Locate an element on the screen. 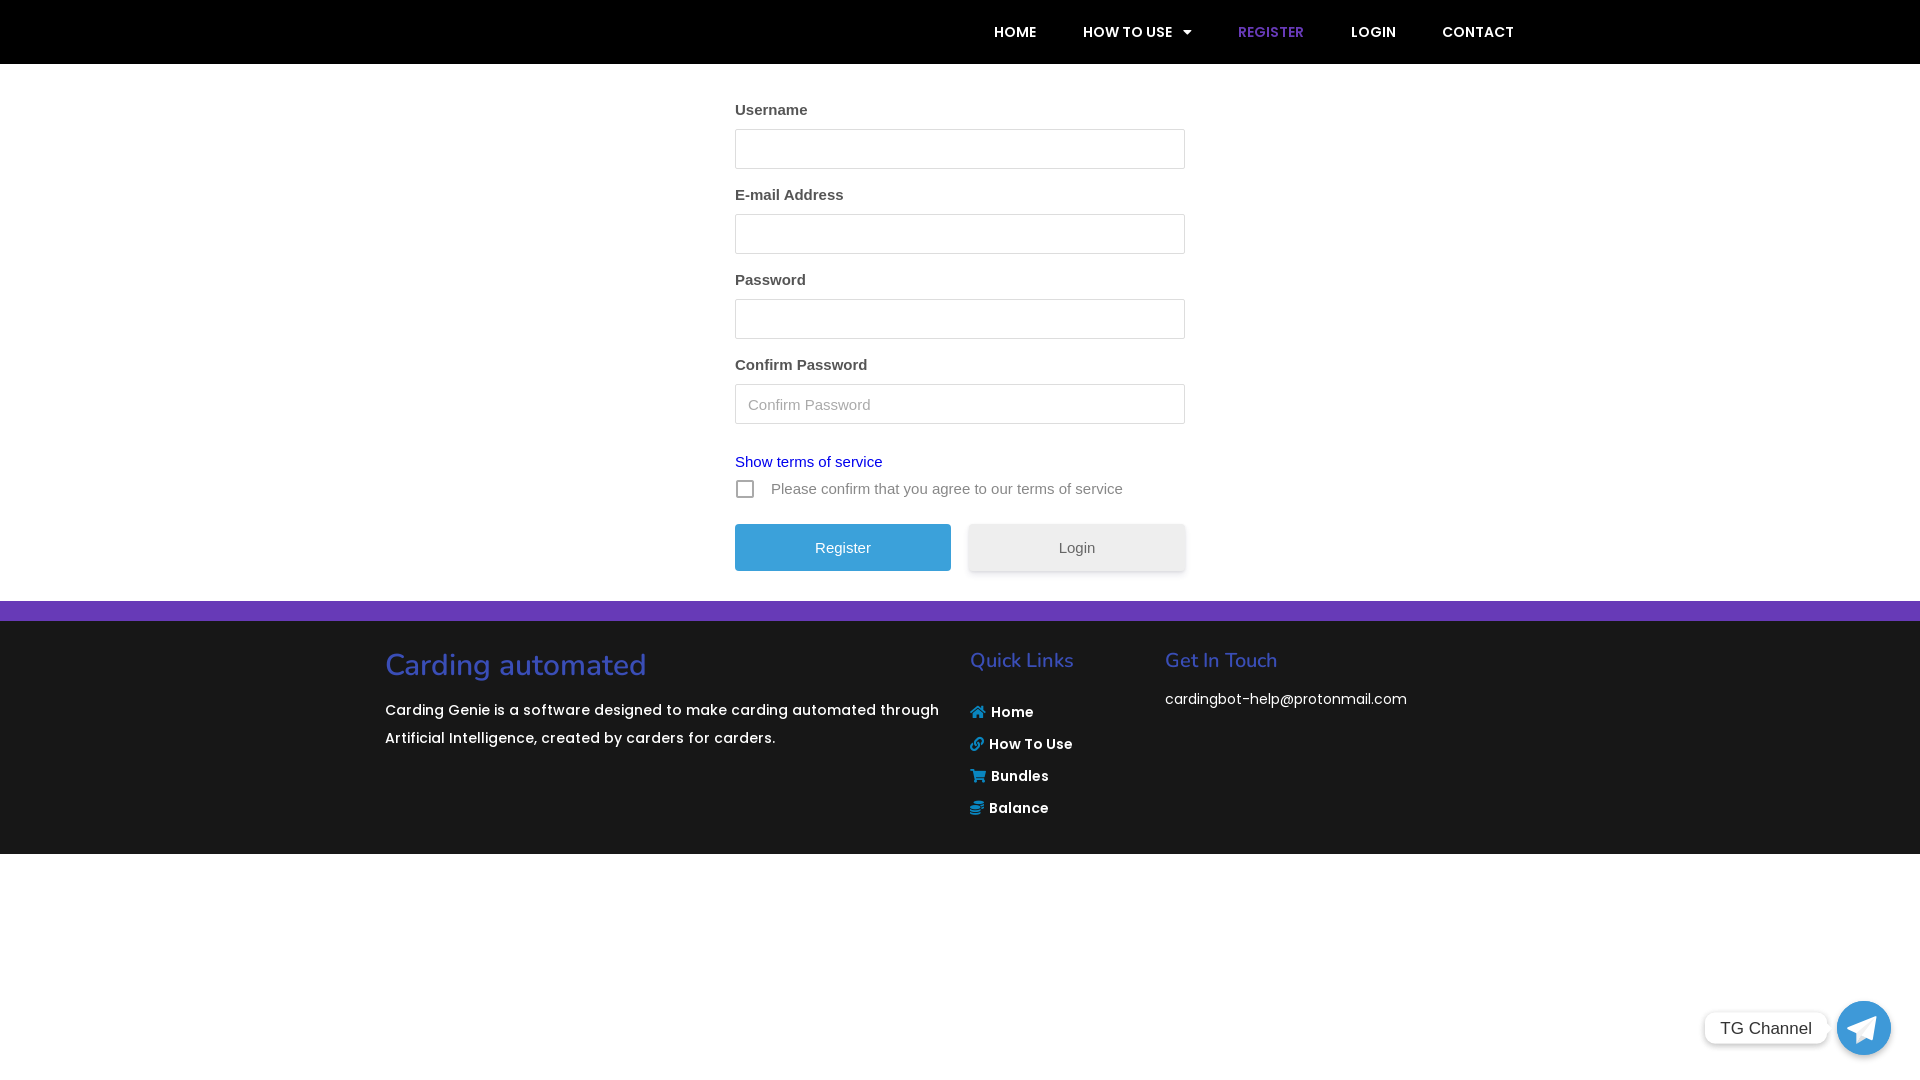 Image resolution: width=1920 pixels, height=1080 pixels. 'TG Channel' is located at coordinates (1862, 1028).